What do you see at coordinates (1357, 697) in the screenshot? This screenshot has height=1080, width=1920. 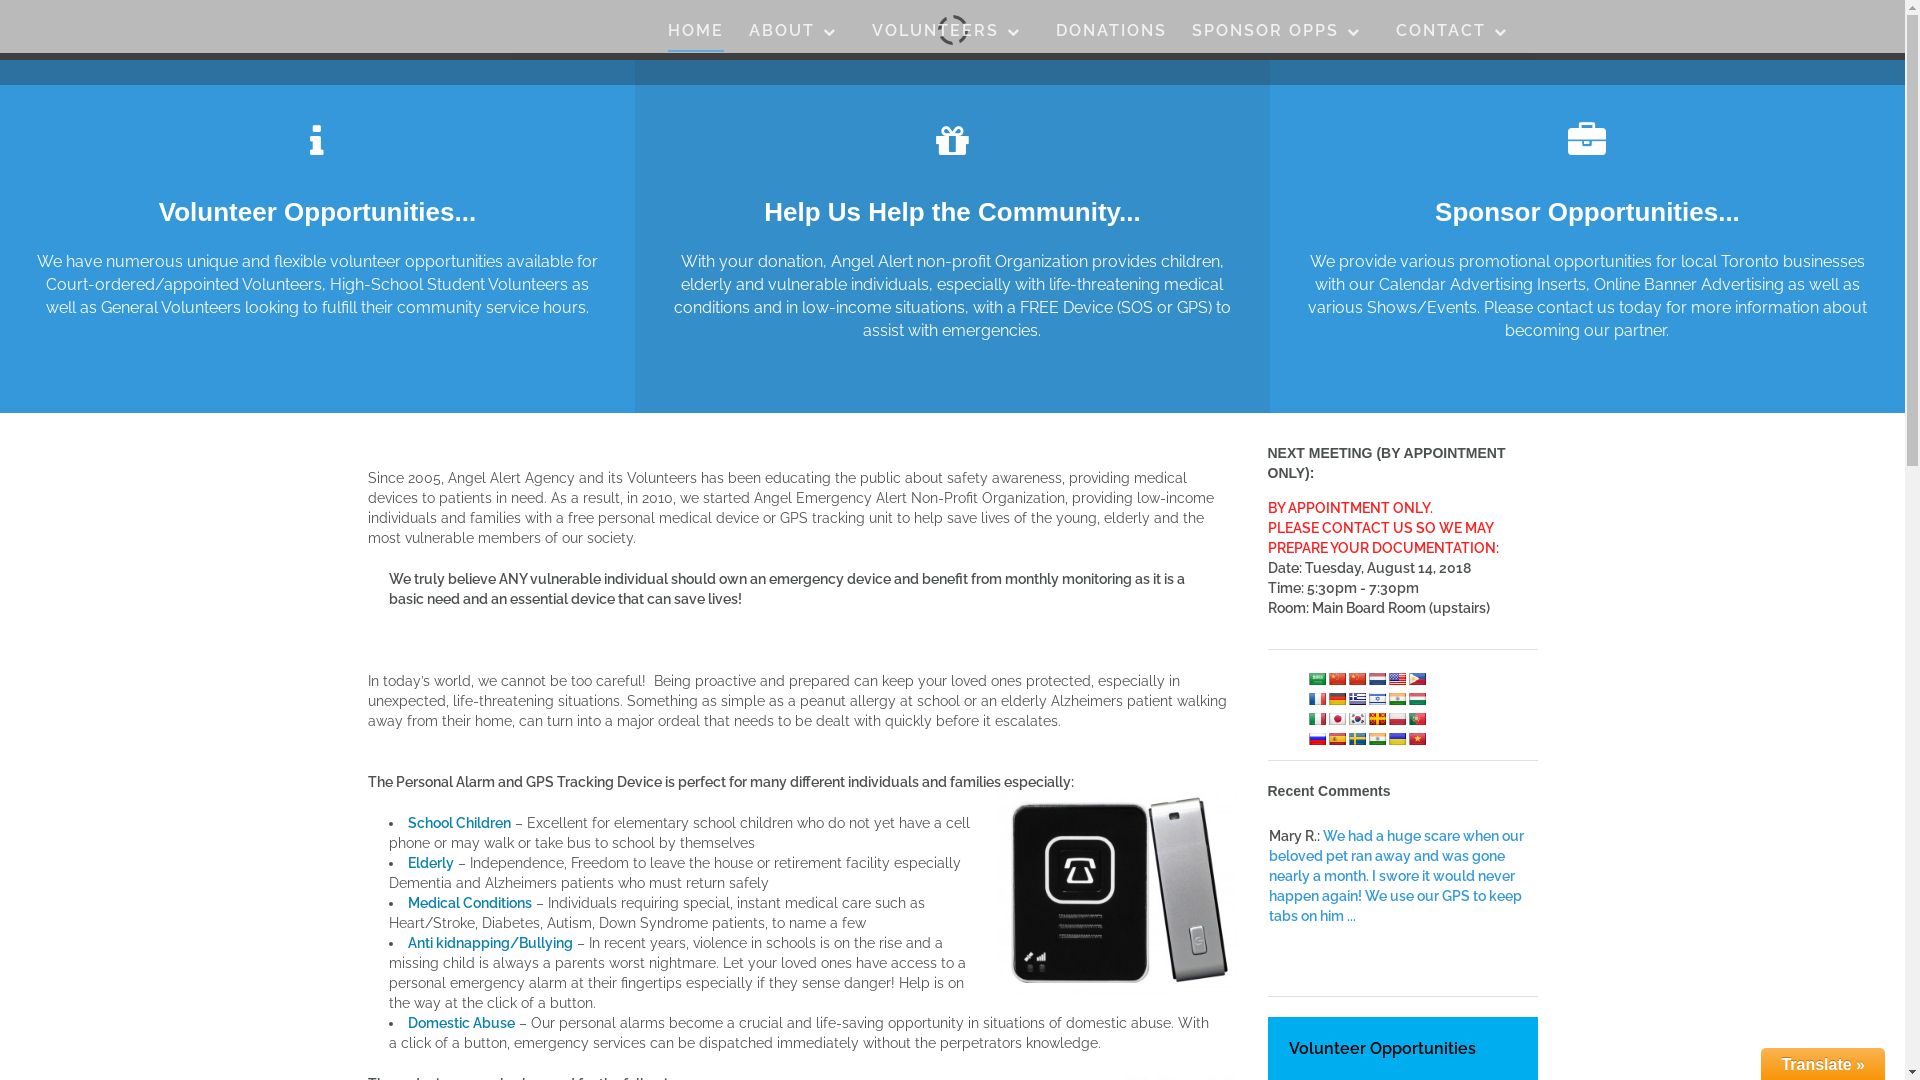 I see `'Greek'` at bounding box center [1357, 697].